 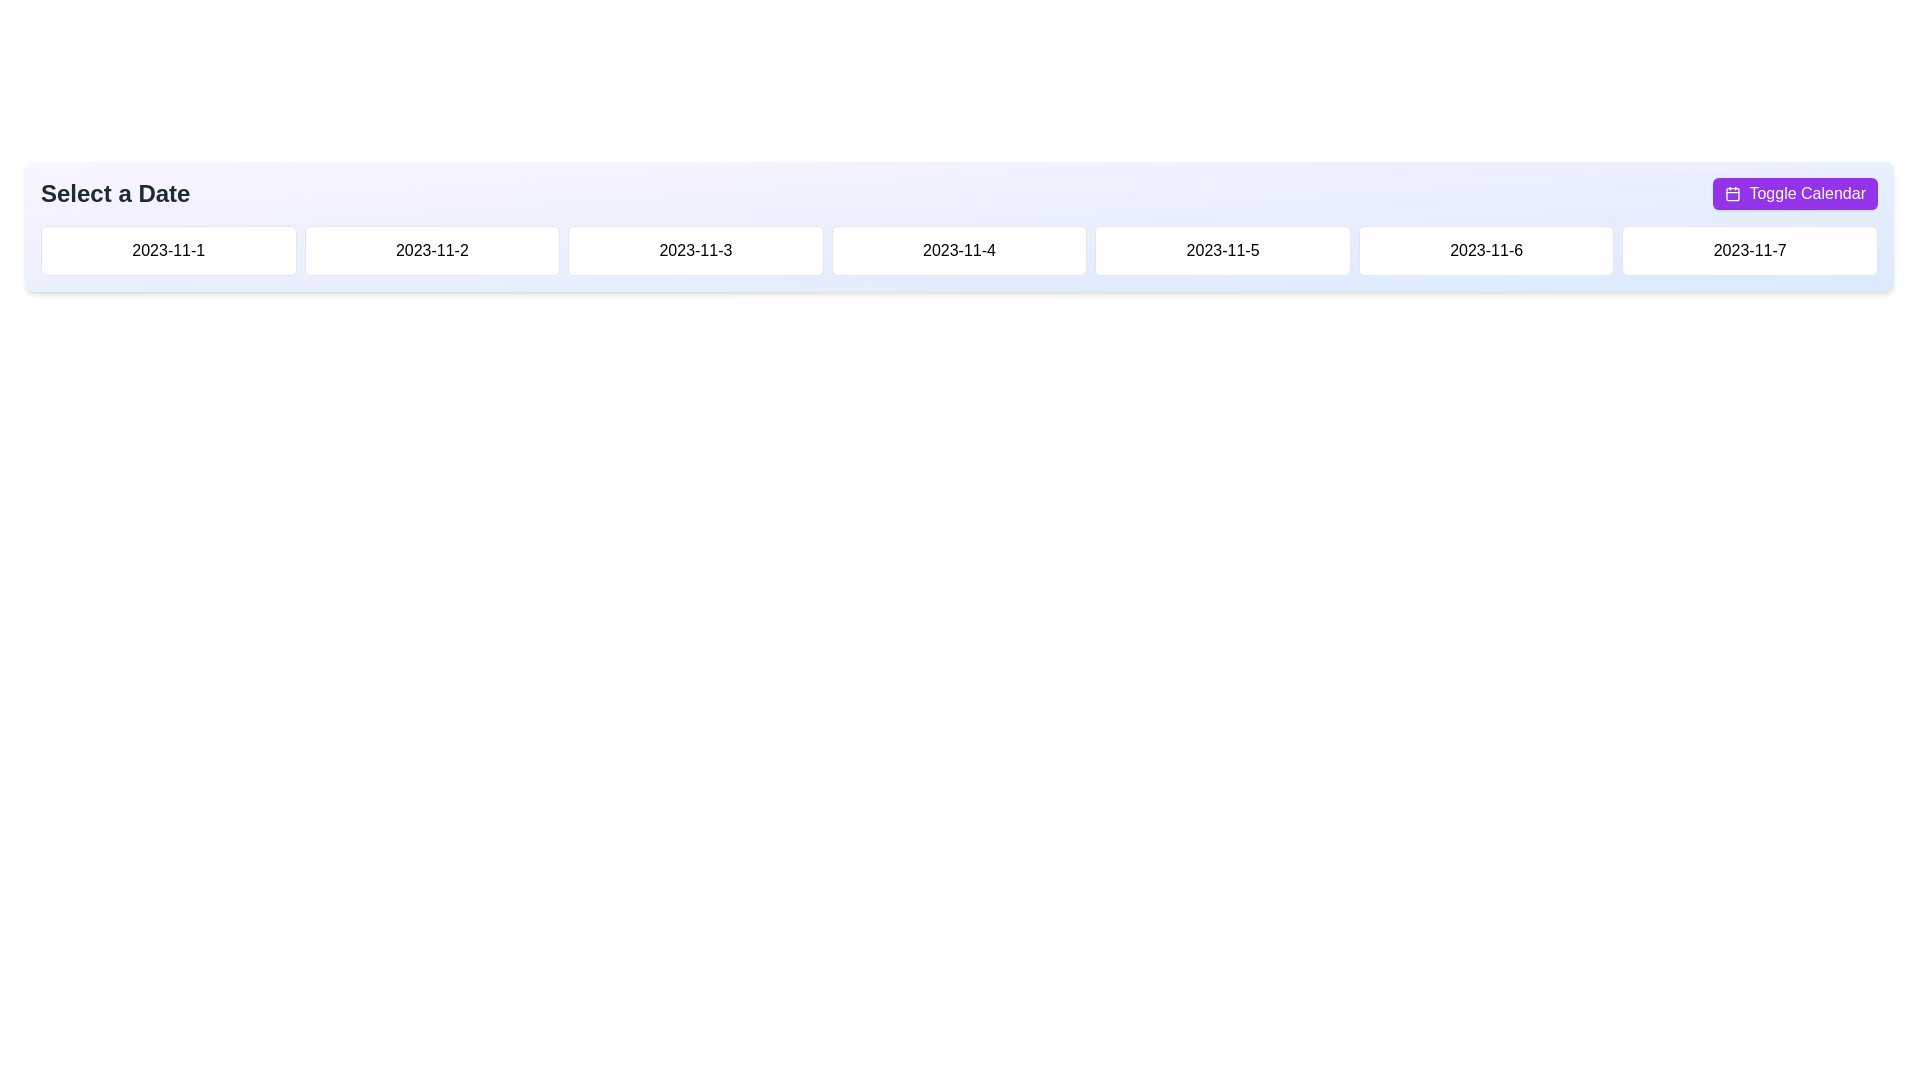 What do you see at coordinates (1732, 193) in the screenshot?
I see `the calendar icon, which has a square border and white strokes on a purple background, positioned to the left of the 'Toggle Calendar' button` at bounding box center [1732, 193].